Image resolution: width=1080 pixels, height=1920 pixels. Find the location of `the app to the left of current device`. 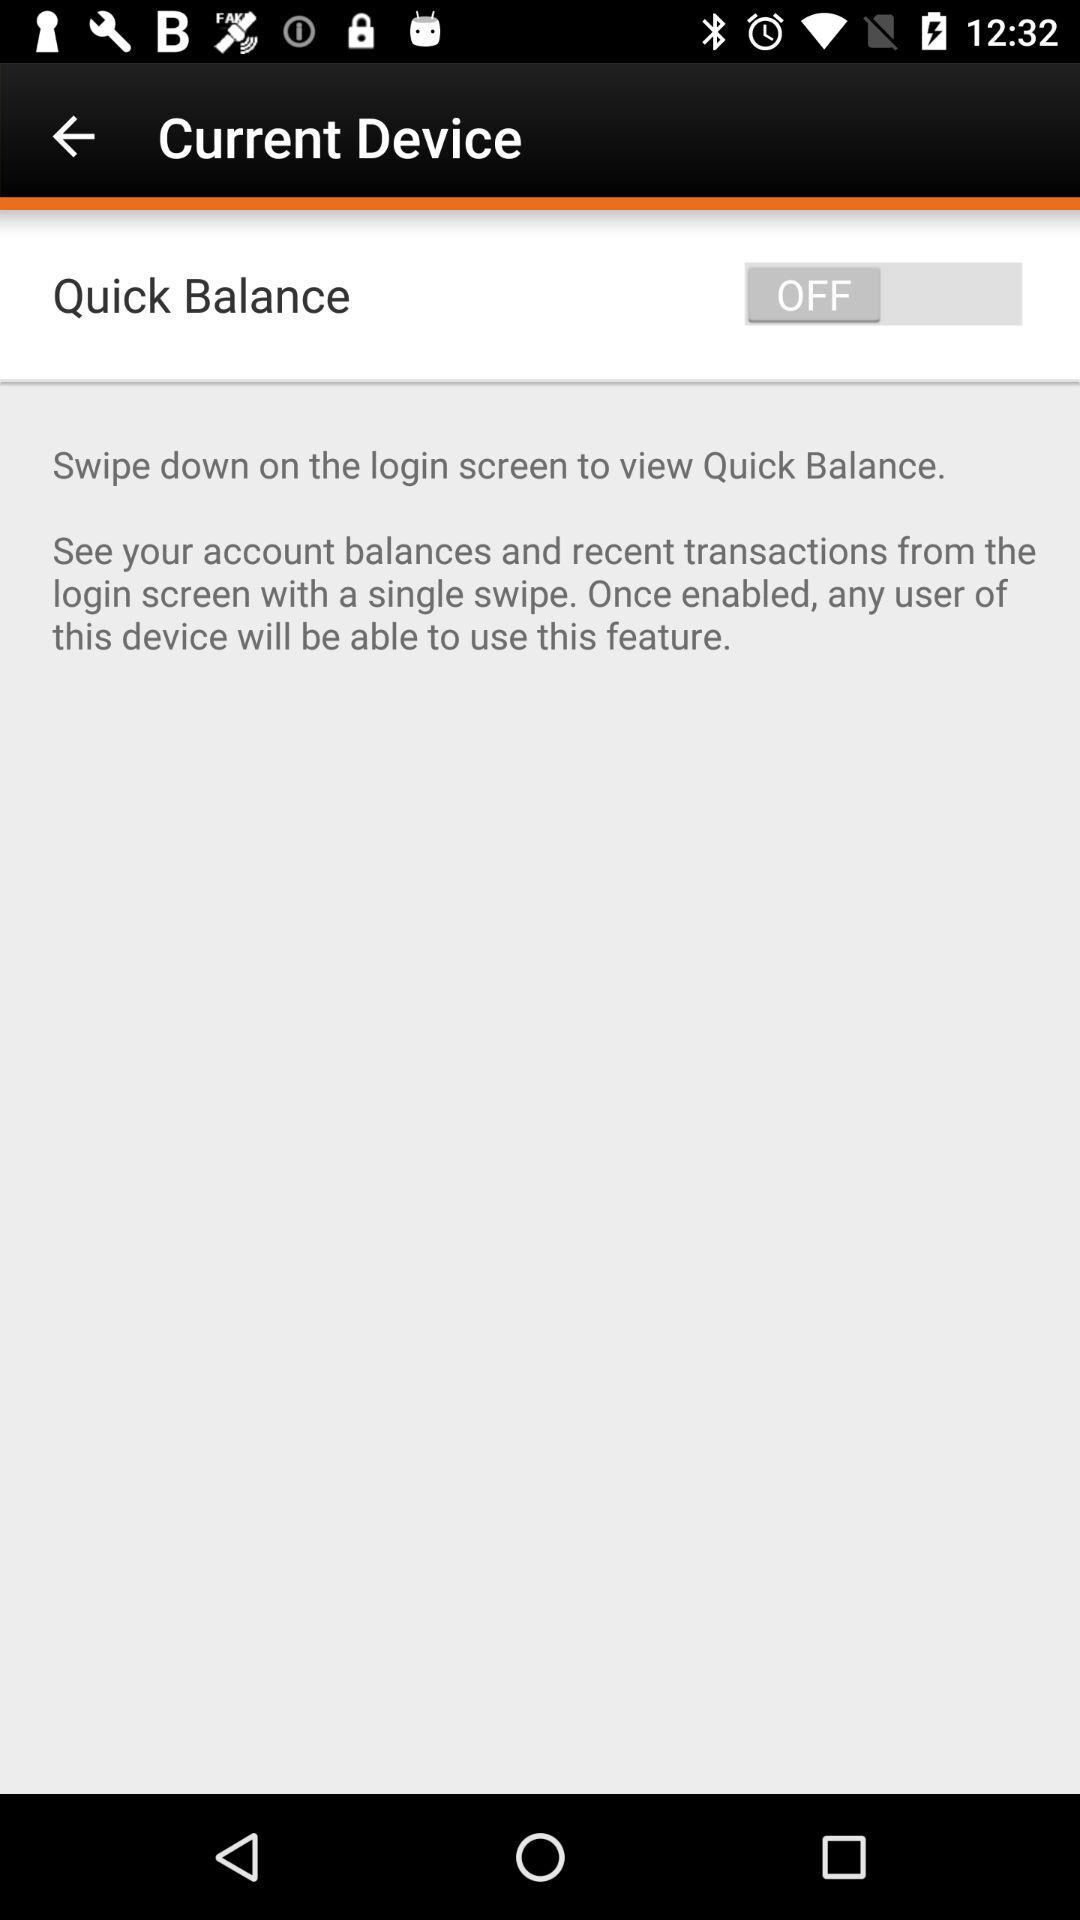

the app to the left of current device is located at coordinates (72, 135).